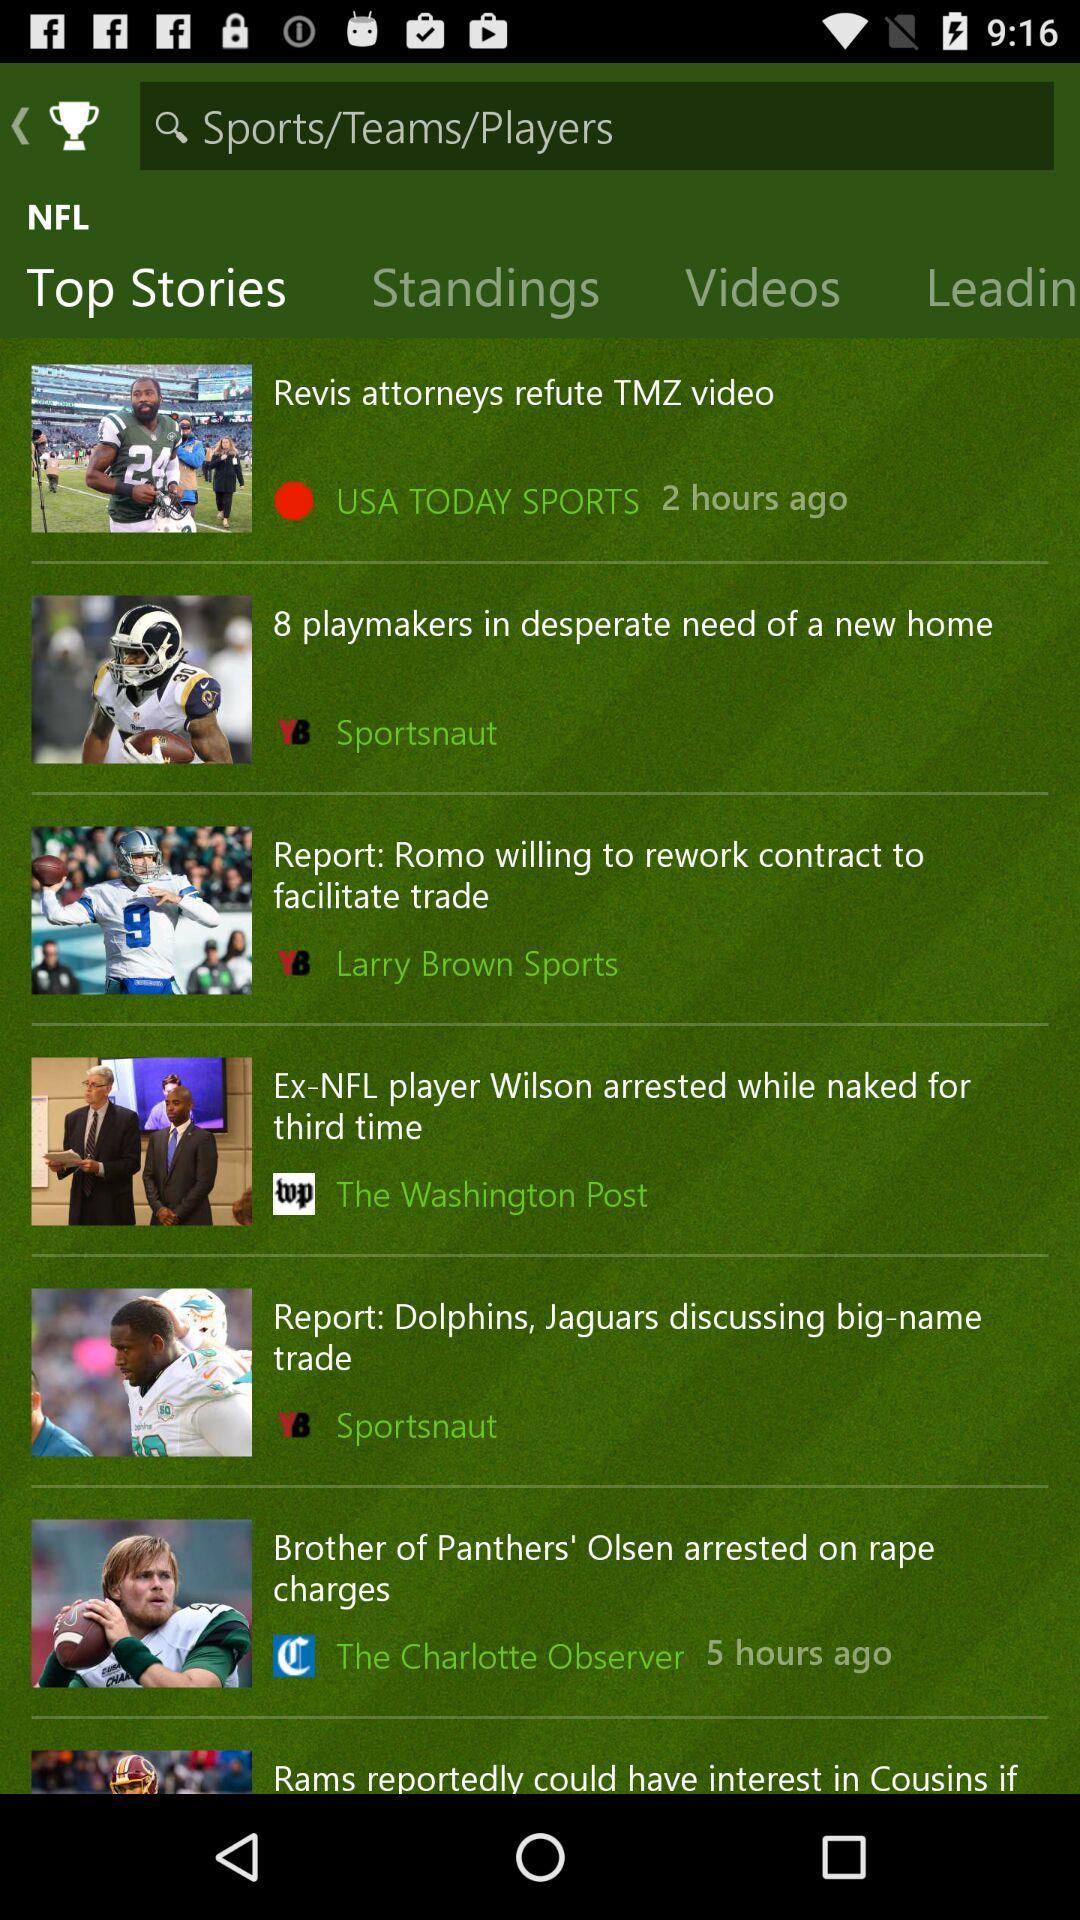 The image size is (1080, 1920). What do you see at coordinates (596, 124) in the screenshot?
I see `search it` at bounding box center [596, 124].